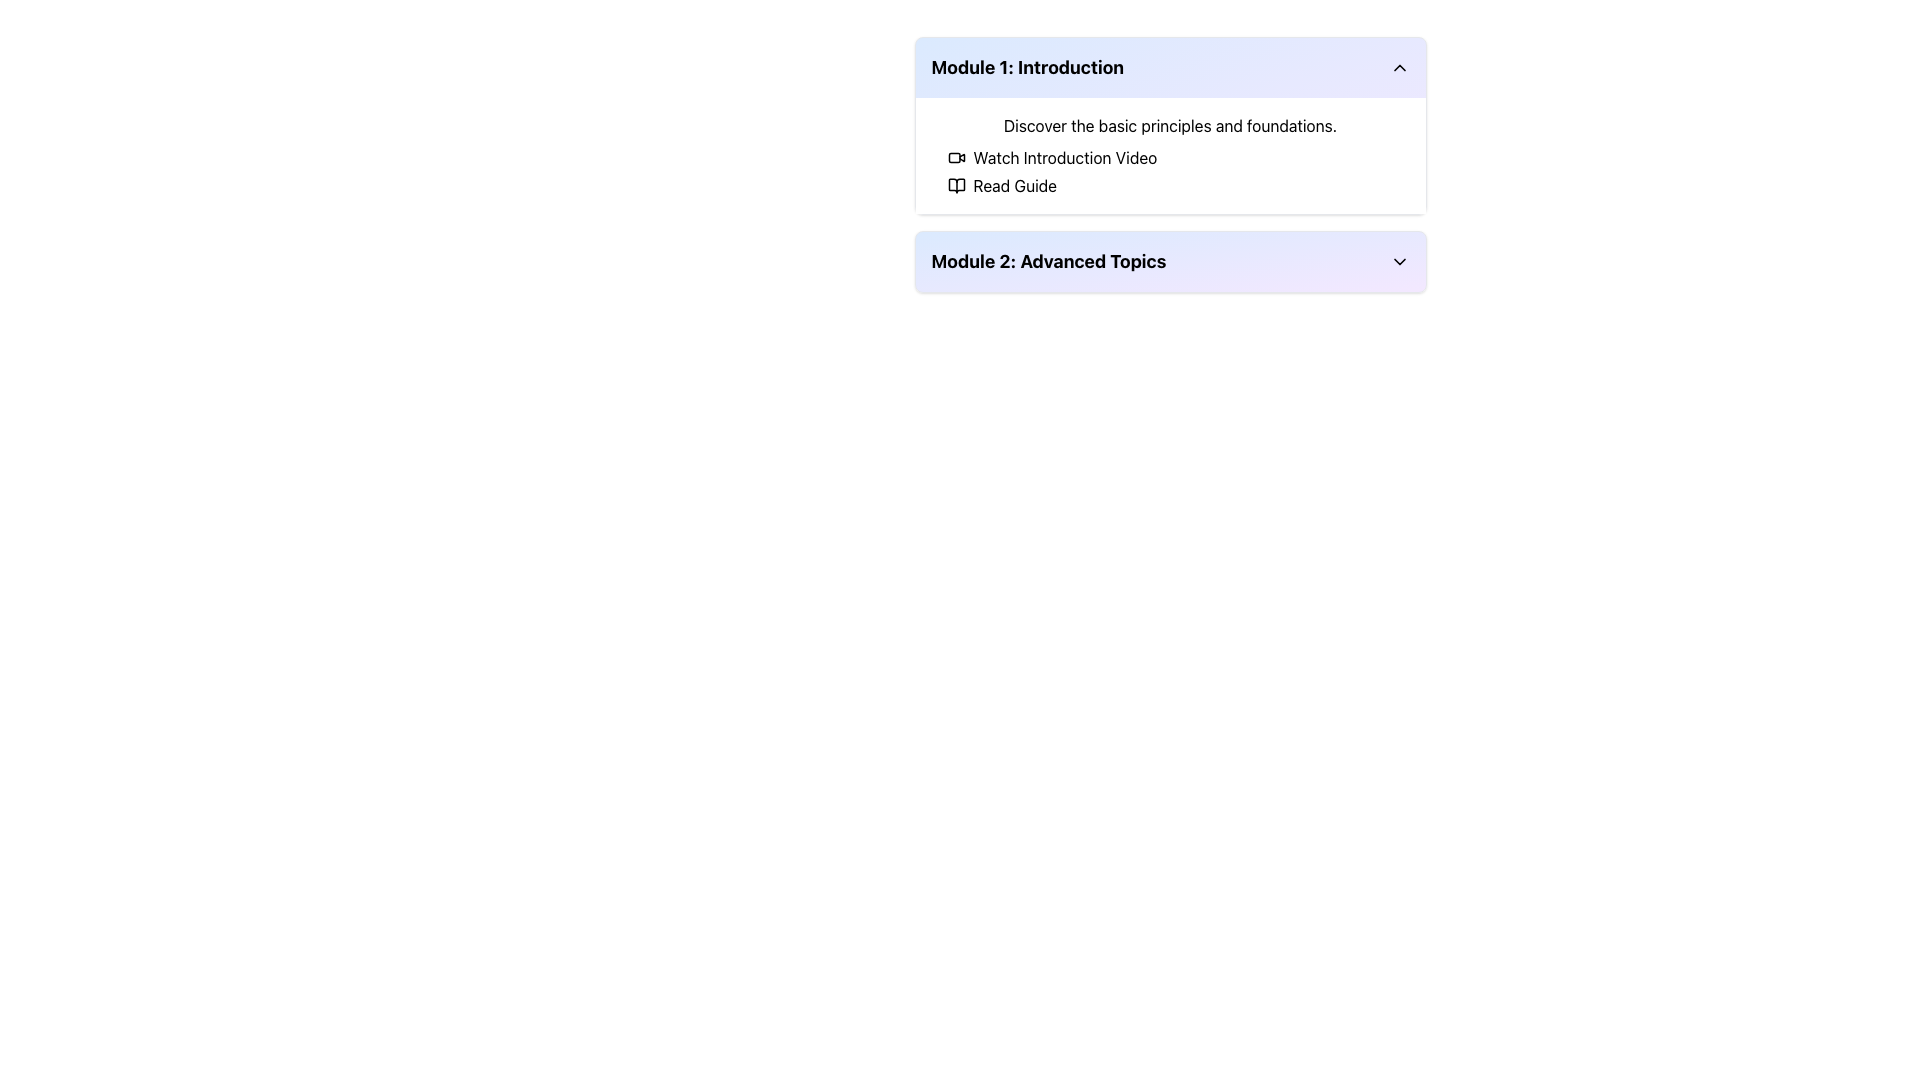  Describe the element at coordinates (953, 157) in the screenshot. I see `the inner rectangle component of the video camera icon located within the 'Module 1: Introduction' section, adjacent to the 'Watch Introduction Video' text` at that location.